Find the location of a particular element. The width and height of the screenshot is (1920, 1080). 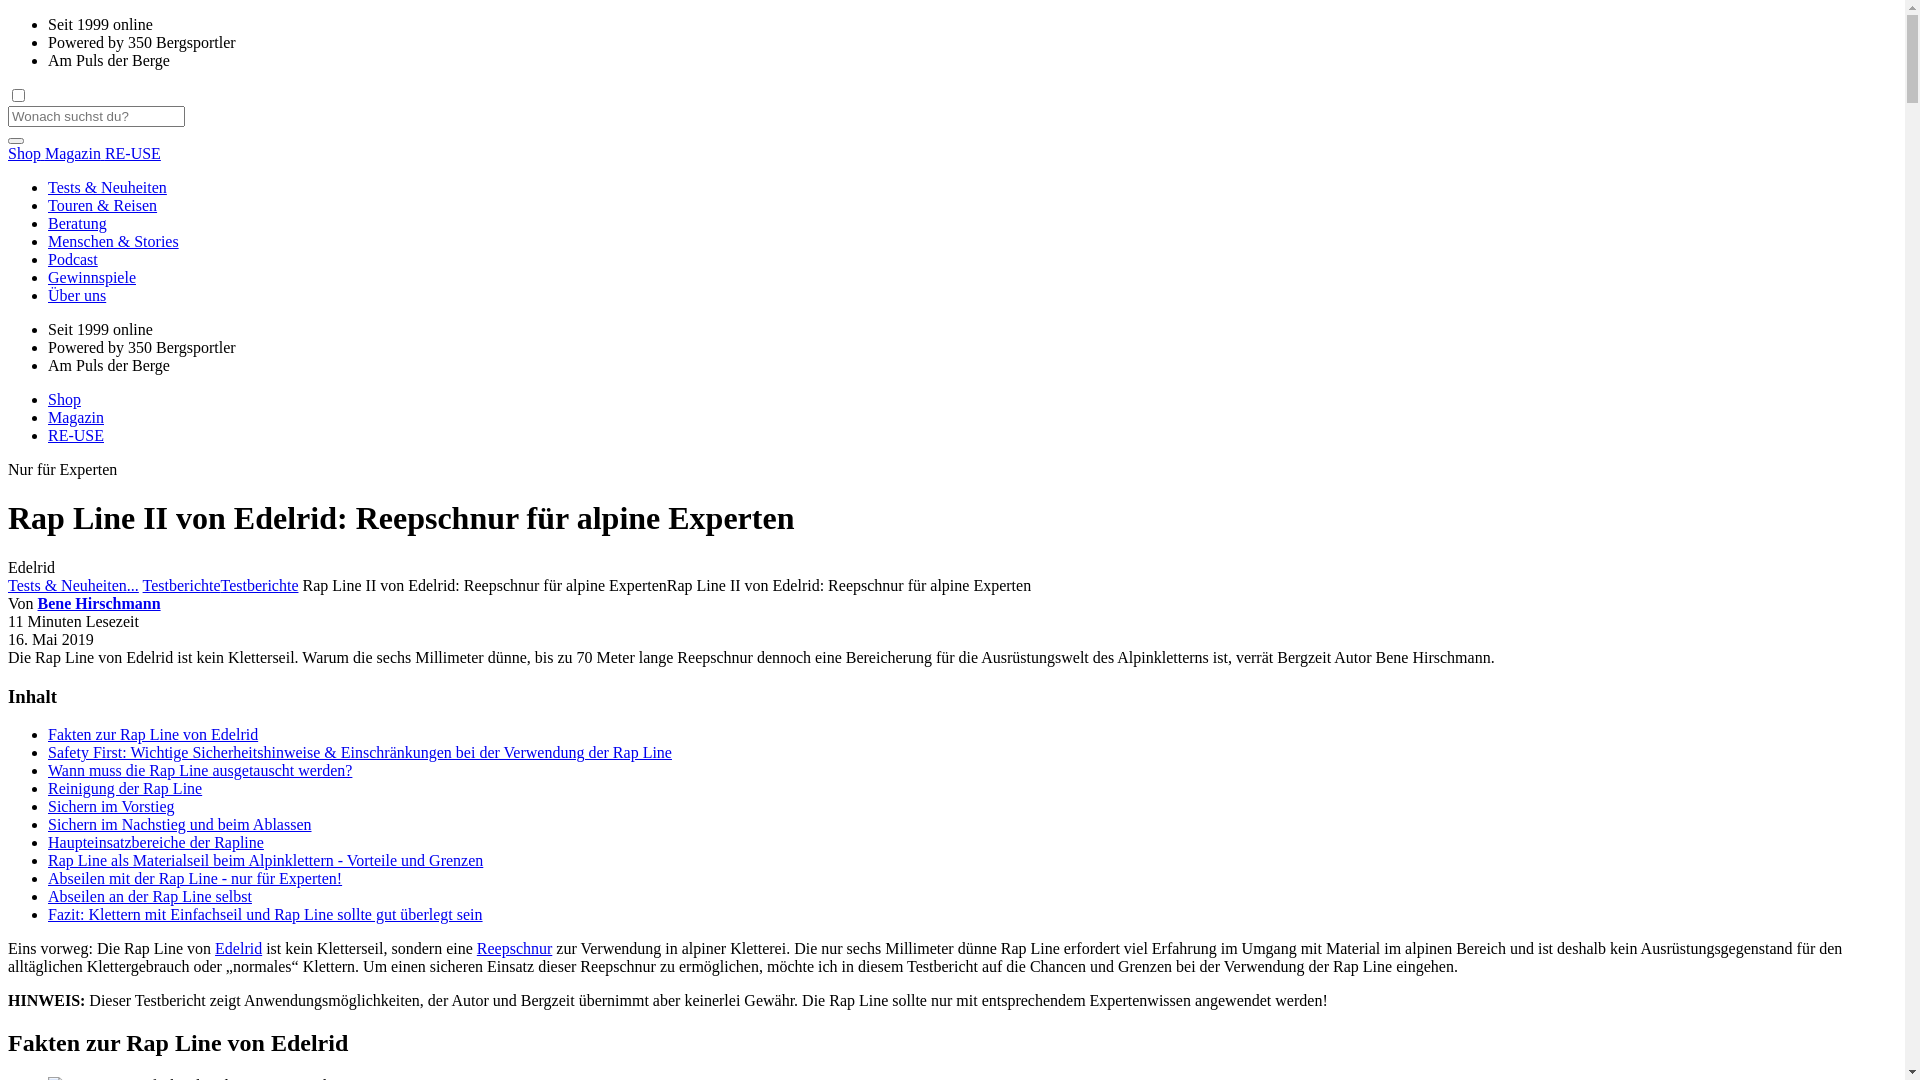

'Bene Hirschmann' is located at coordinates (38, 602).